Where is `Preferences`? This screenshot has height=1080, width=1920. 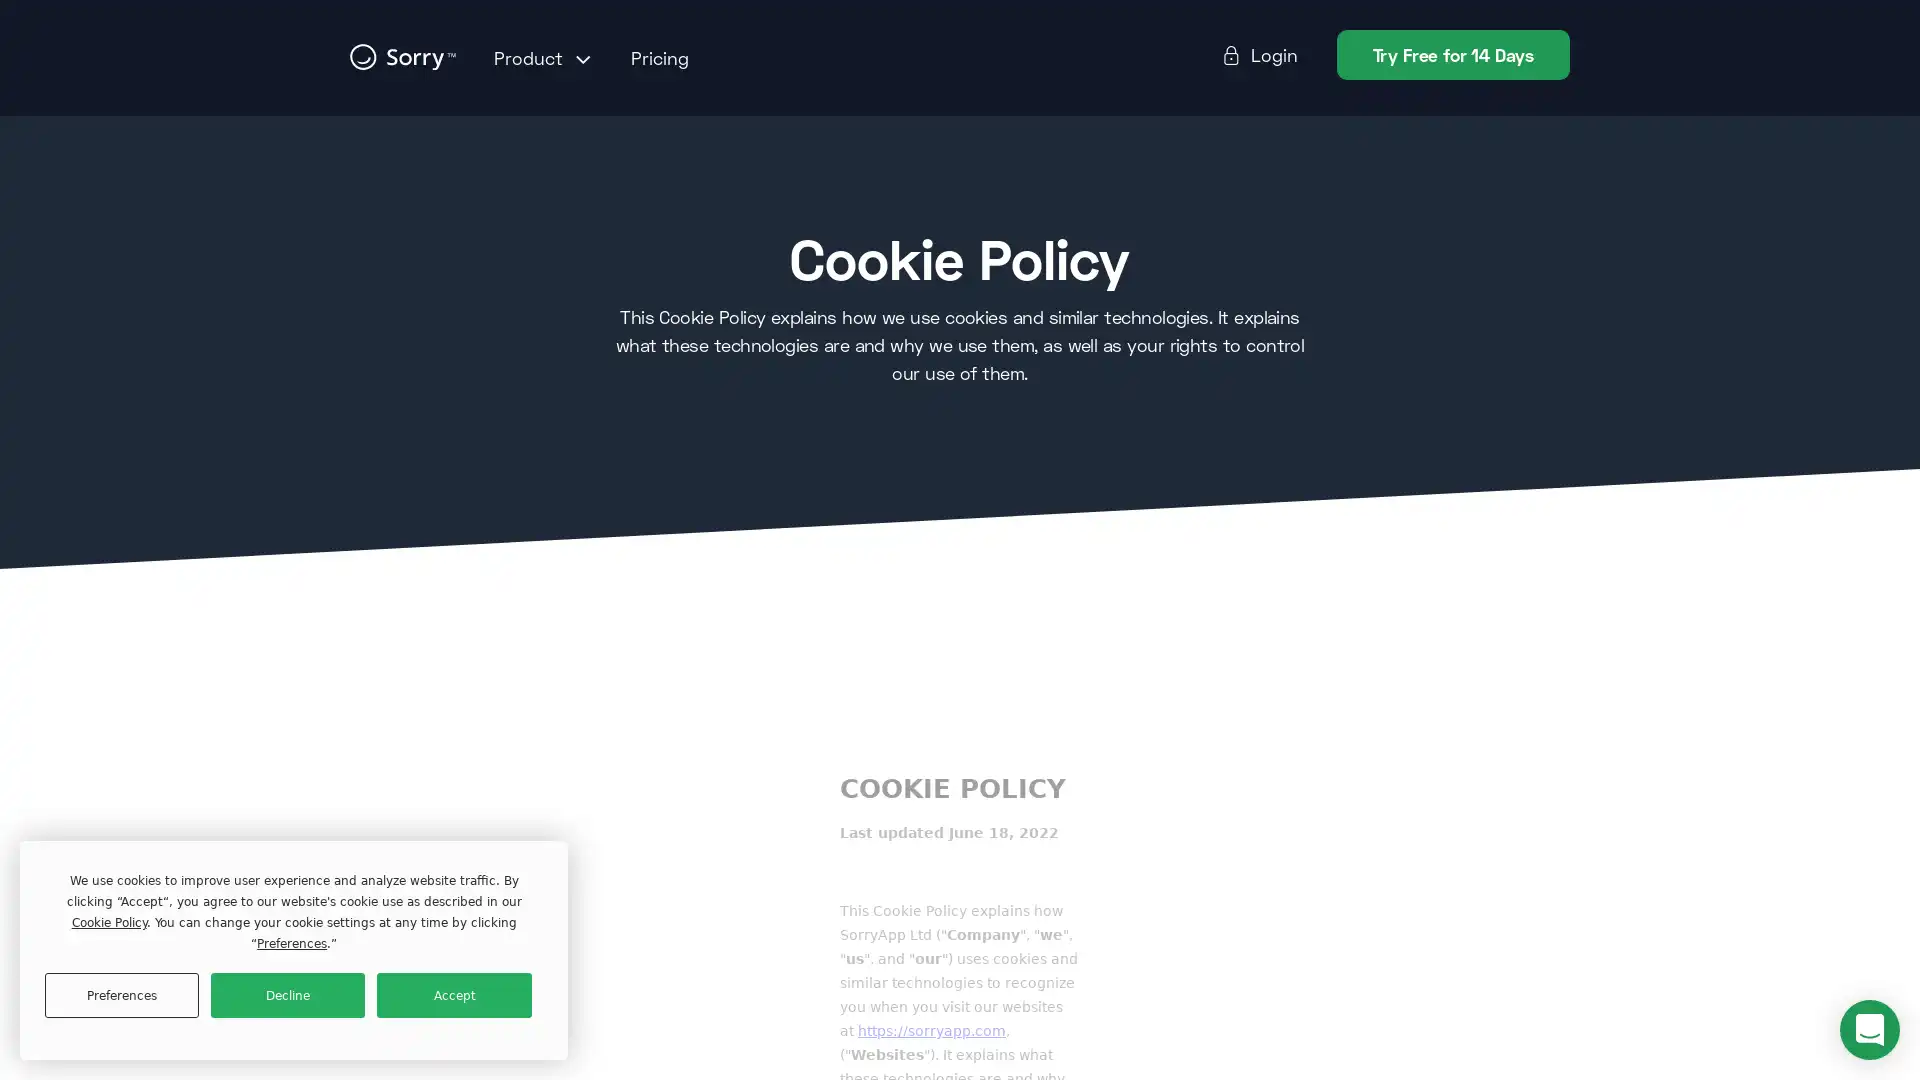
Preferences is located at coordinates (120, 995).